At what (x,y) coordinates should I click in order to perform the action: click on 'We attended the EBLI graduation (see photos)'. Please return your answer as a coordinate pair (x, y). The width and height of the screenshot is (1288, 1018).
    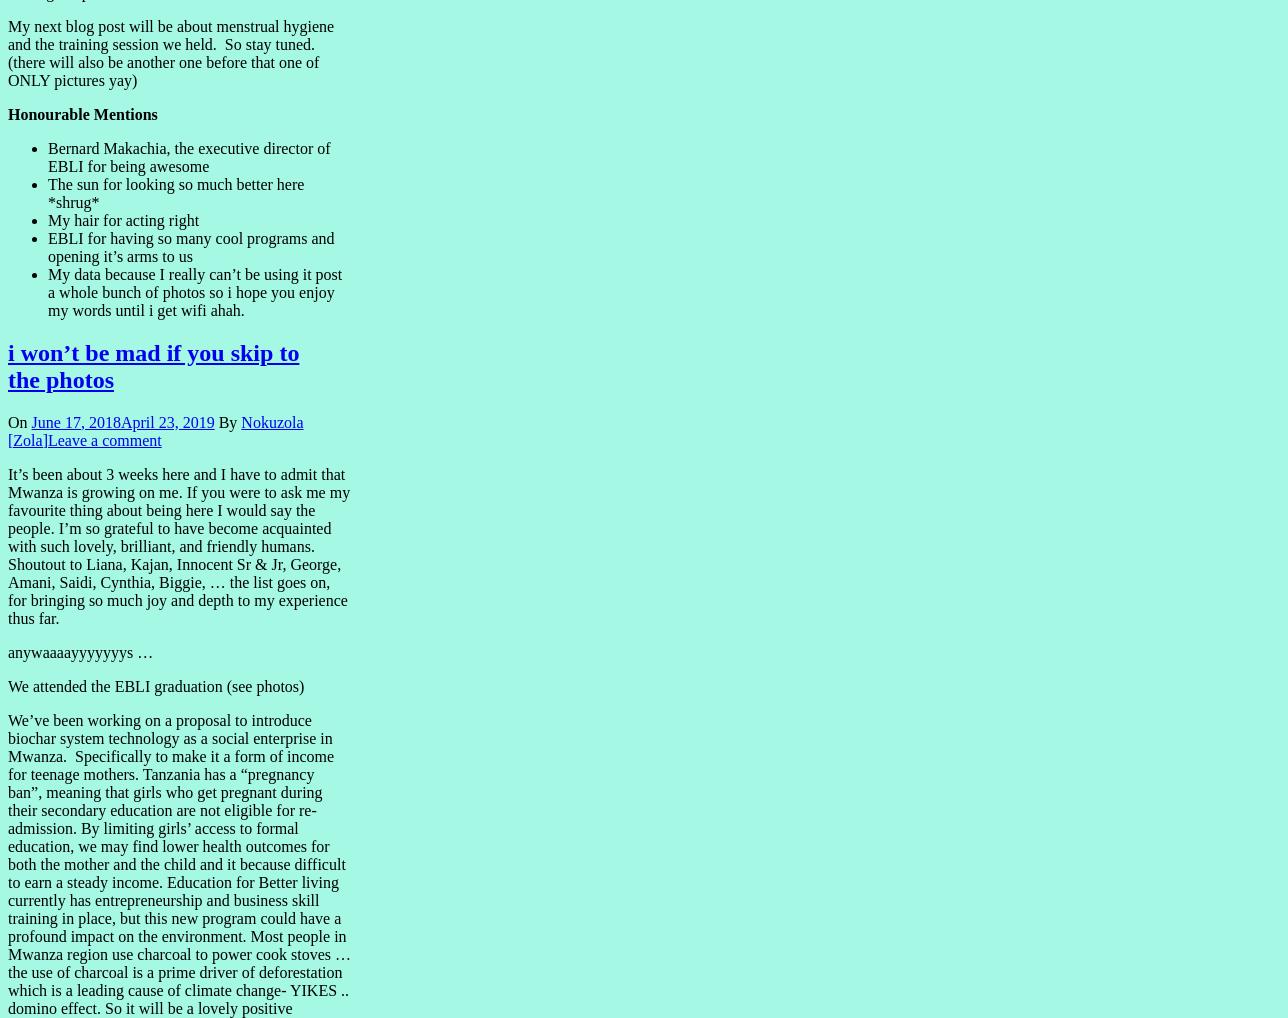
    Looking at the image, I should click on (155, 685).